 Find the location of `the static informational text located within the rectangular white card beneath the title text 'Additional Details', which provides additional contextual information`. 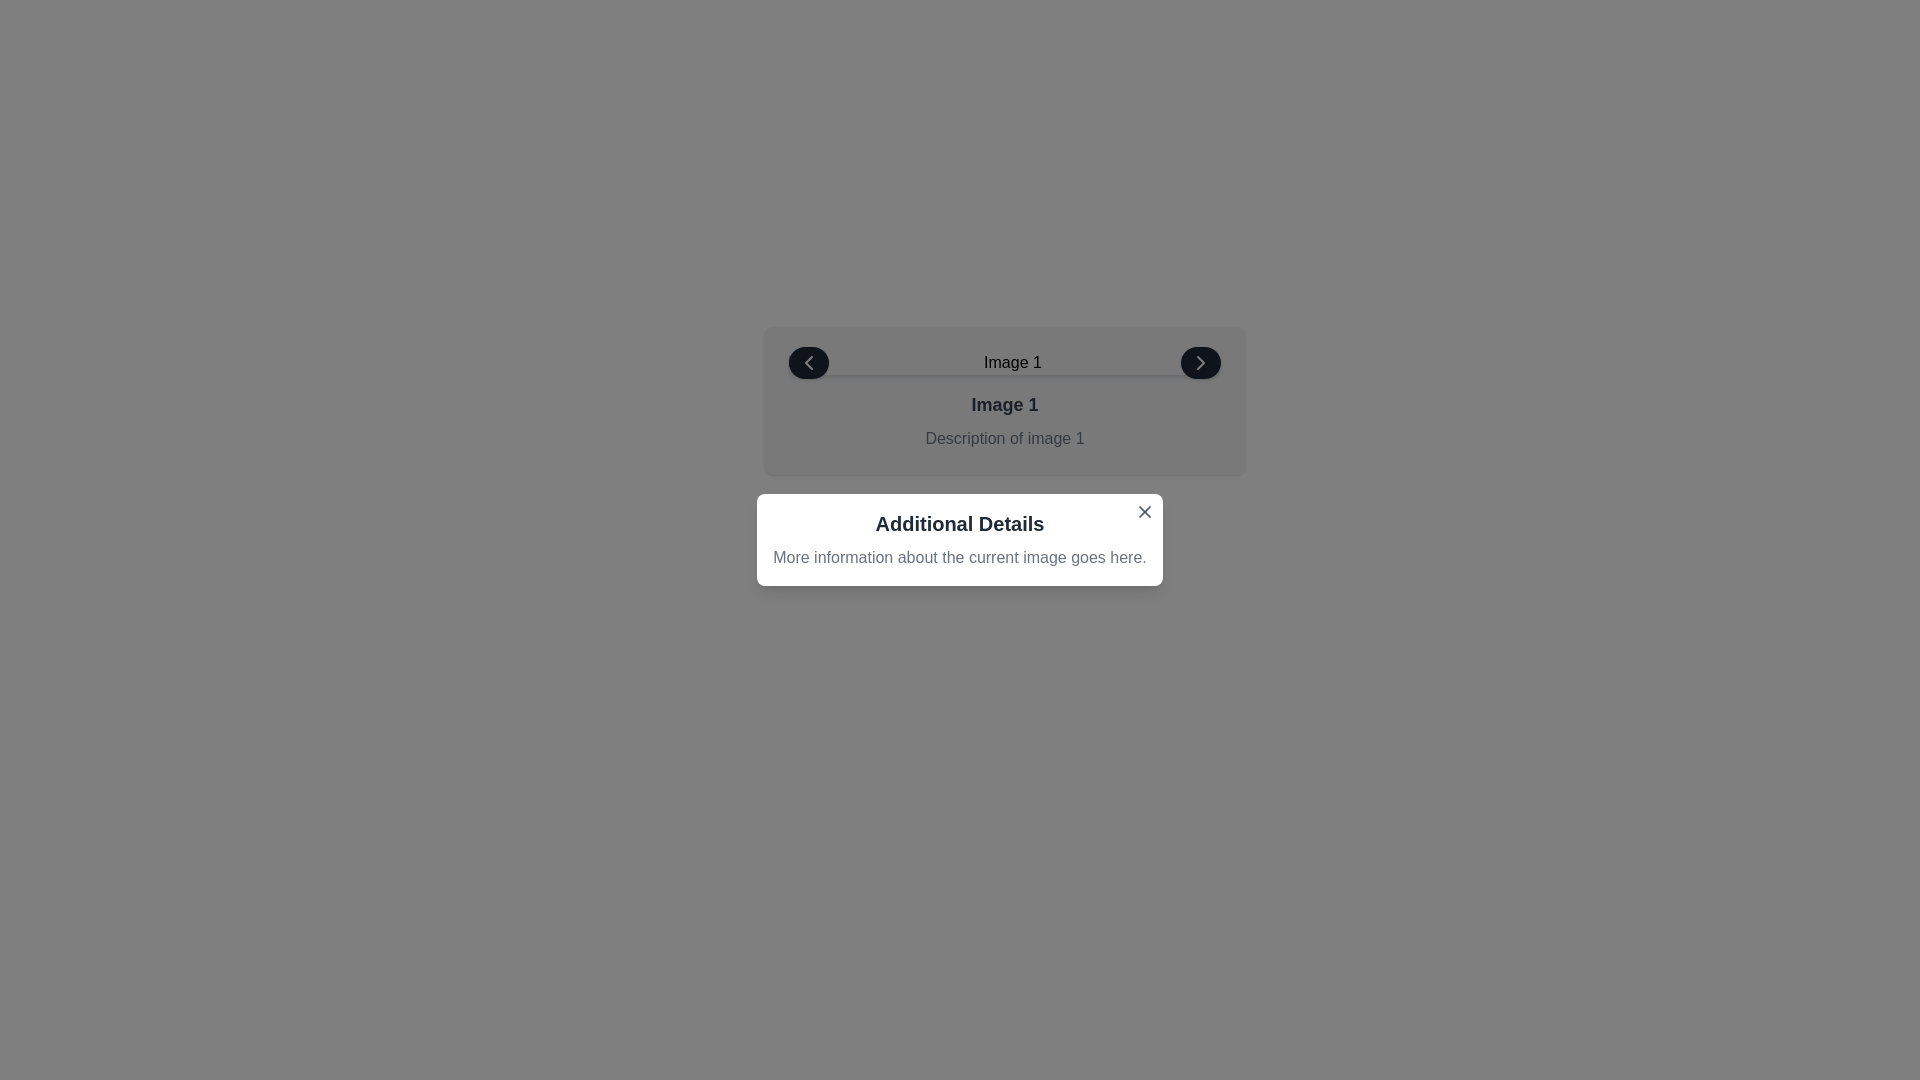

the static informational text located within the rectangular white card beneath the title text 'Additional Details', which provides additional contextual information is located at coordinates (960, 558).